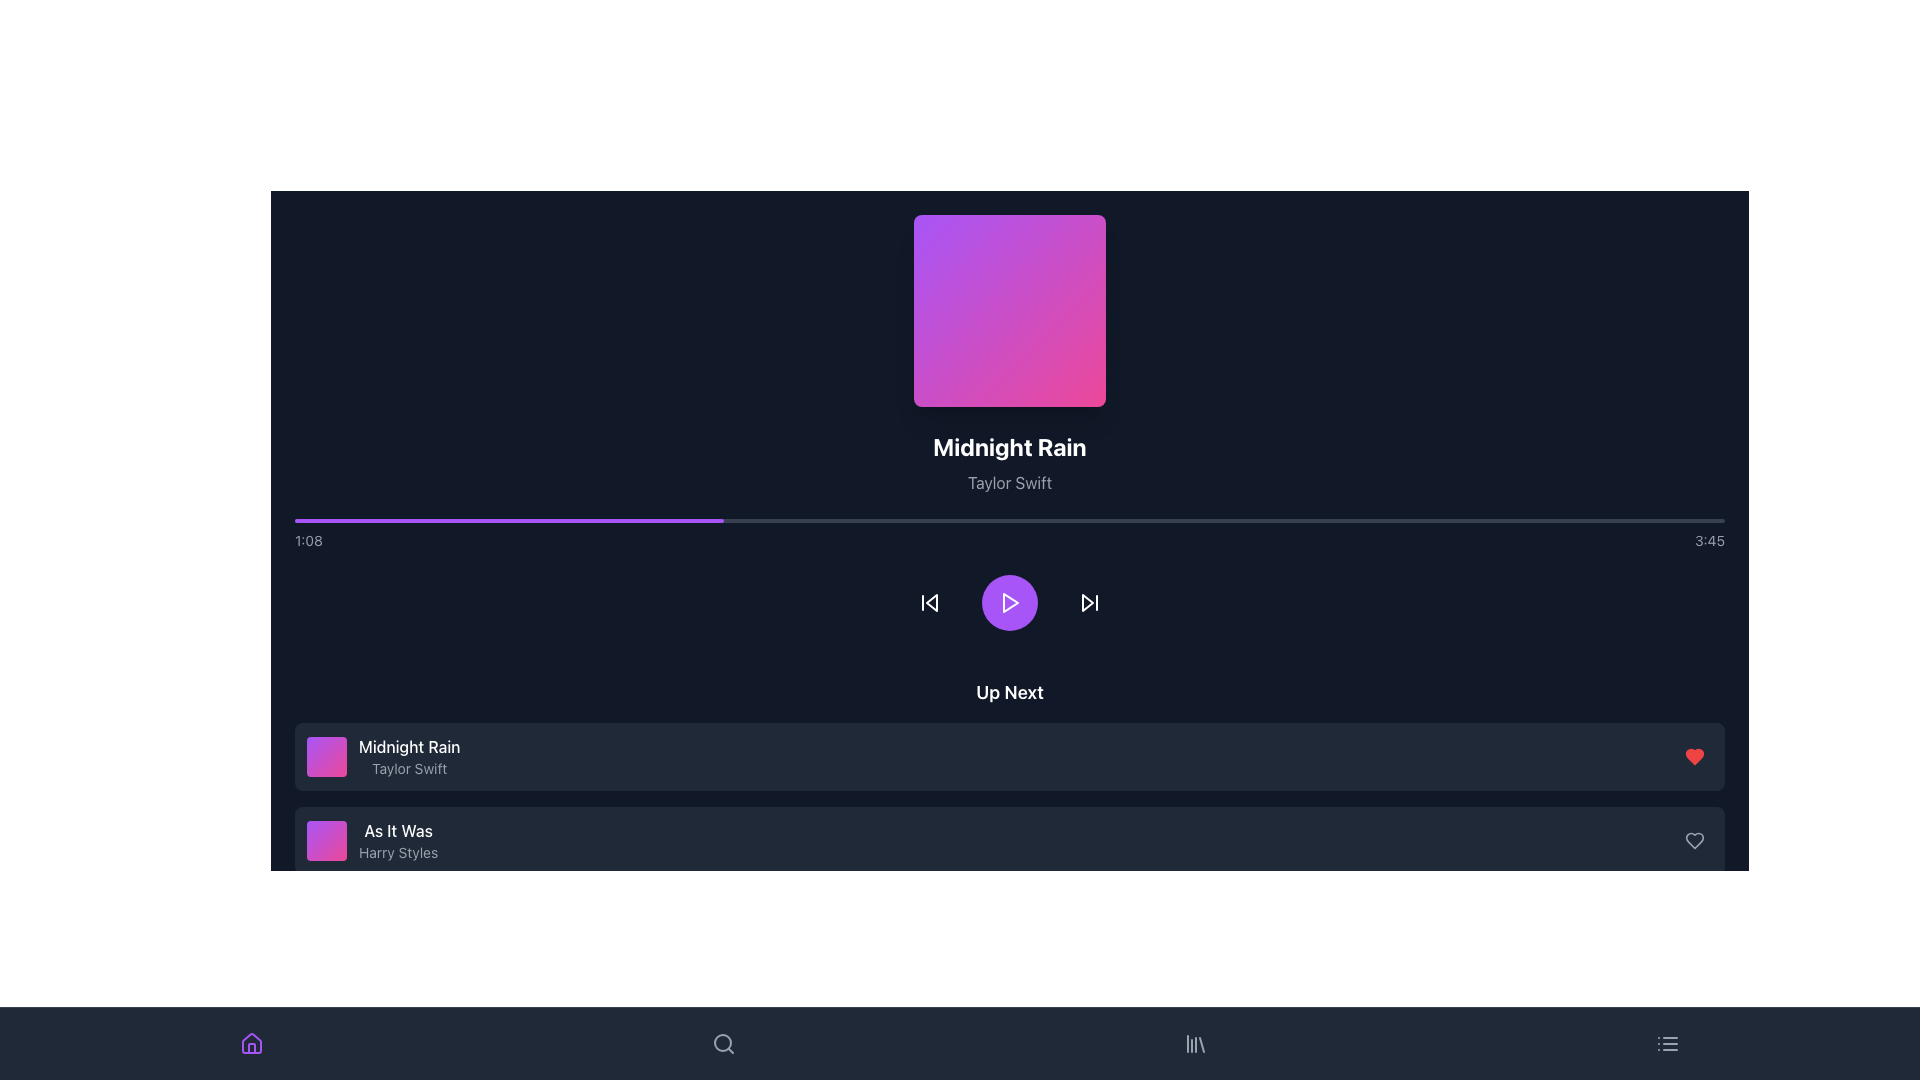  Describe the element at coordinates (398, 830) in the screenshot. I see `the text label that represents the title of a song in the 'Up Next' section of the music playlist, located below 'Midnight Rain' by Taylor Swift` at that location.